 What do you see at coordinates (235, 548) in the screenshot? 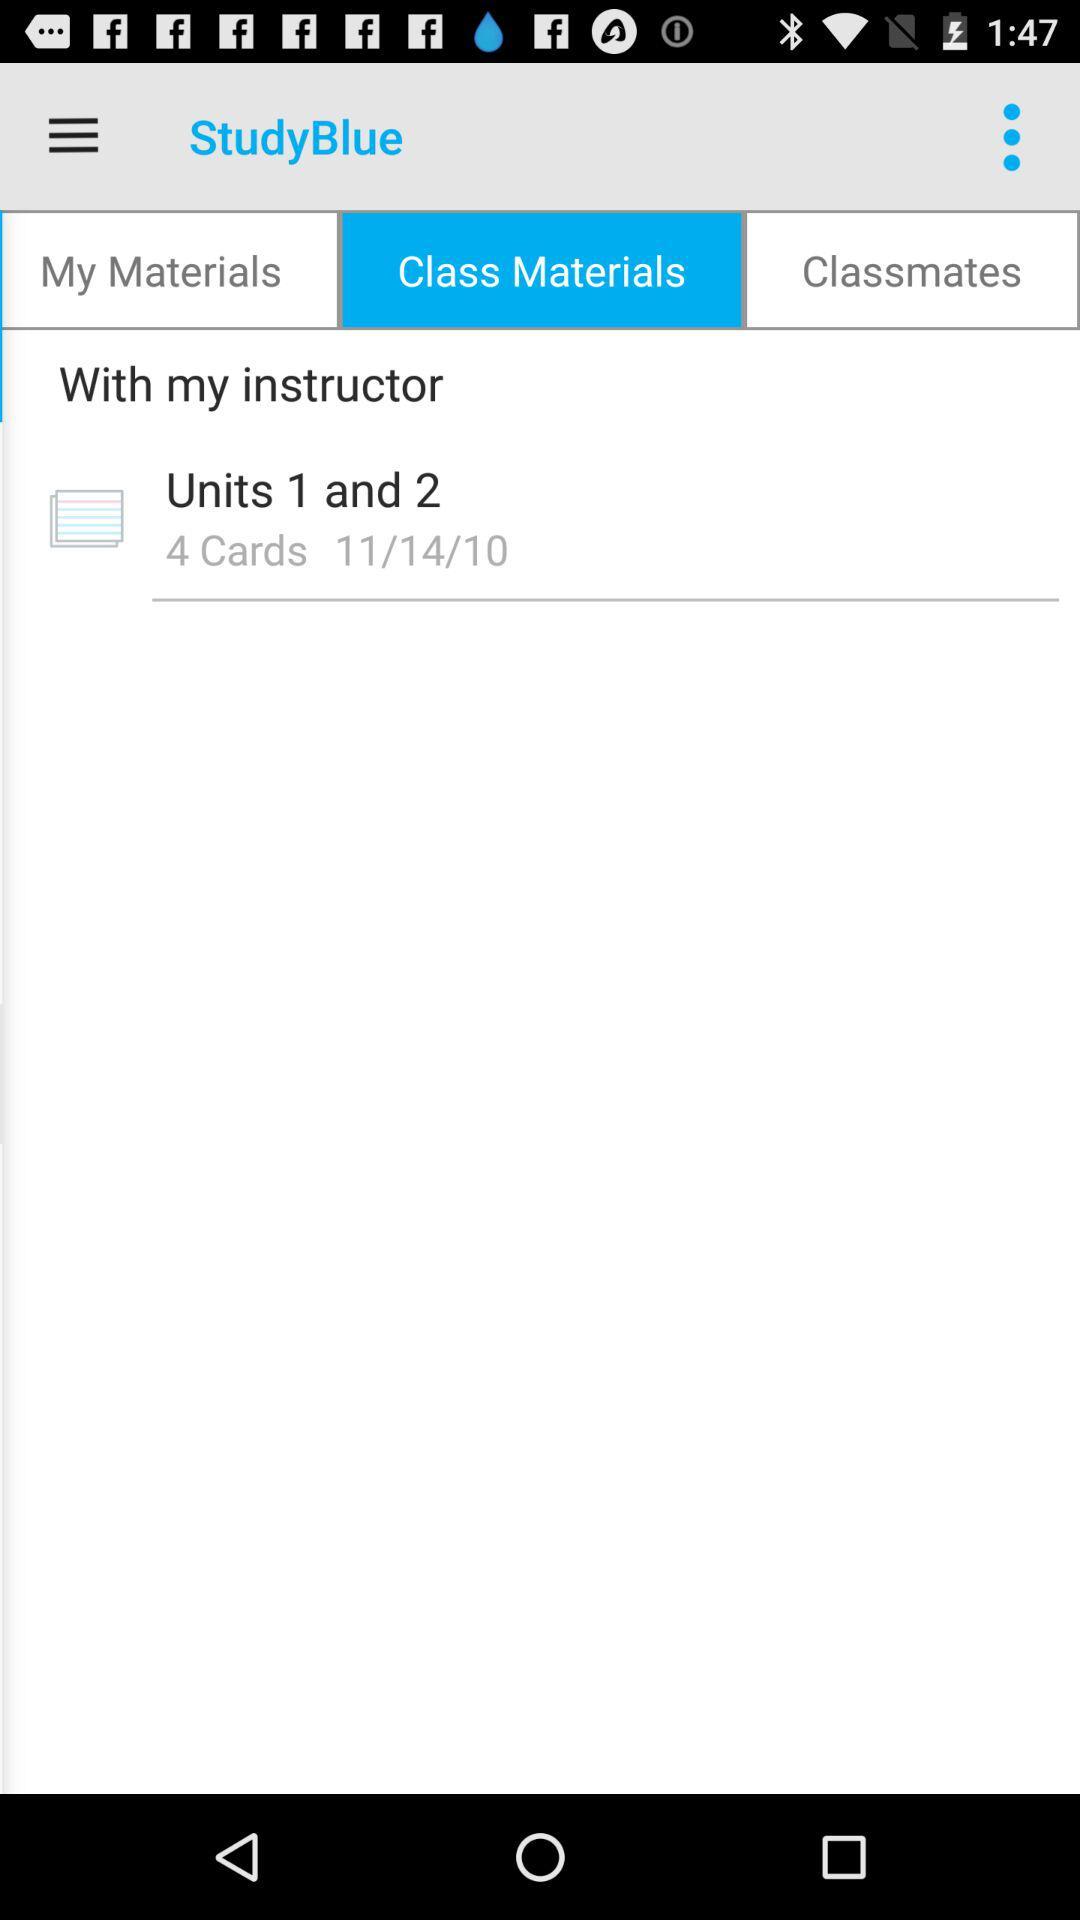
I see `the 4 cards` at bounding box center [235, 548].